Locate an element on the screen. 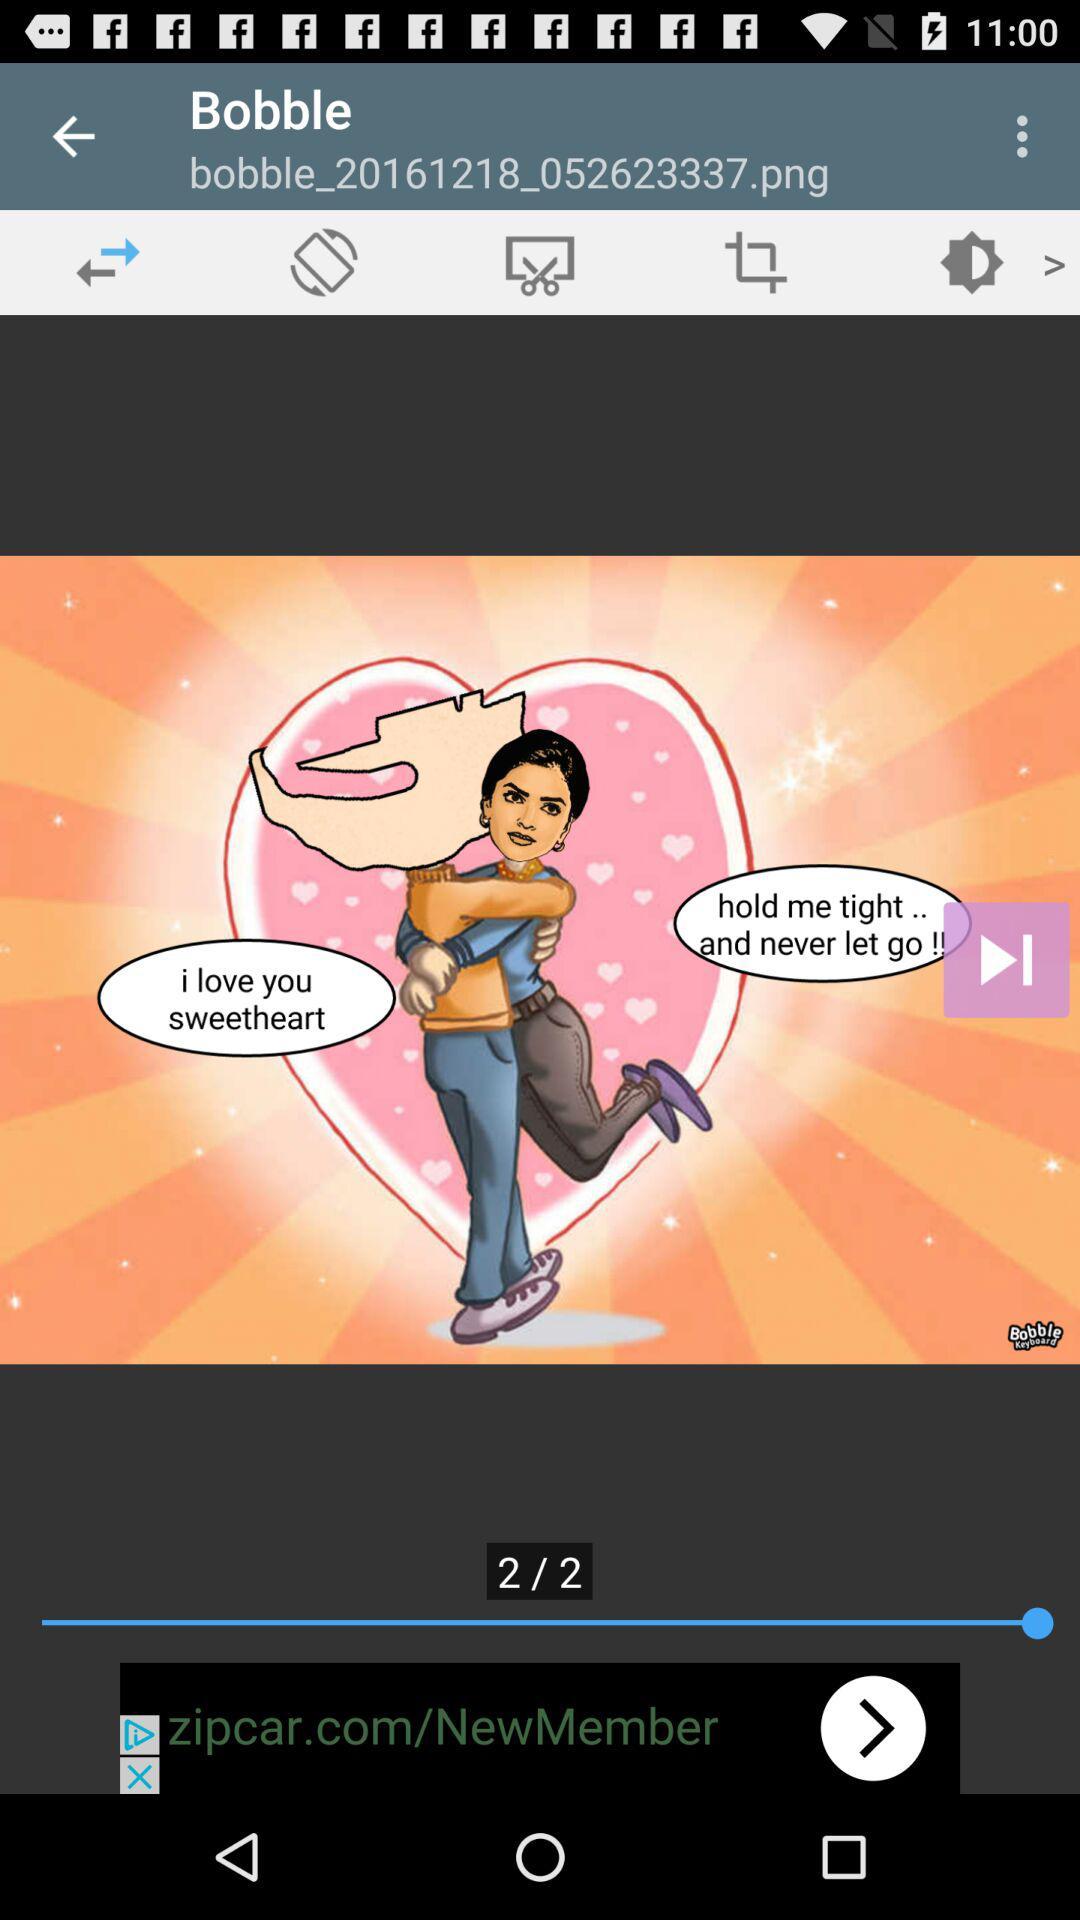 This screenshot has height=1920, width=1080. the third icon which is at the top center of the page is located at coordinates (540, 261).